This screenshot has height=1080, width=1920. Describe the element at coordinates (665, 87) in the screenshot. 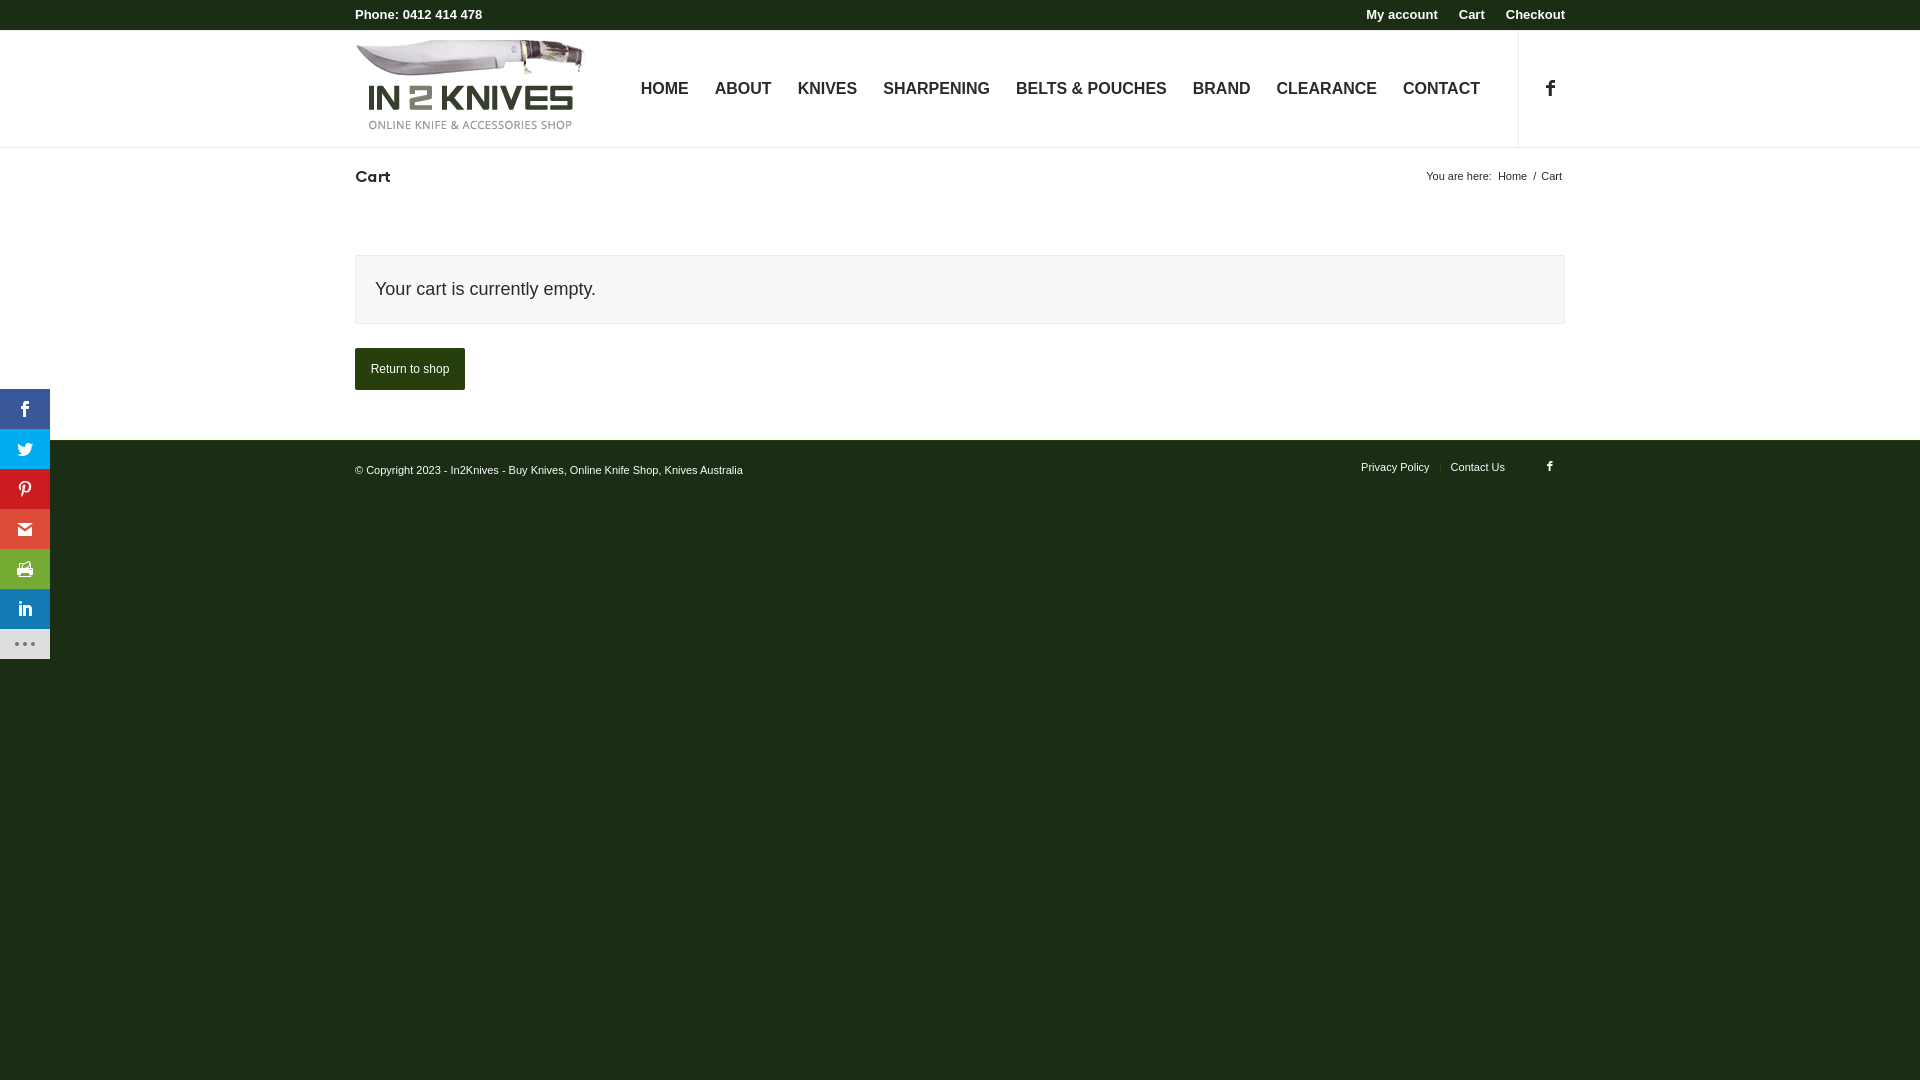

I see `'HOME'` at that location.